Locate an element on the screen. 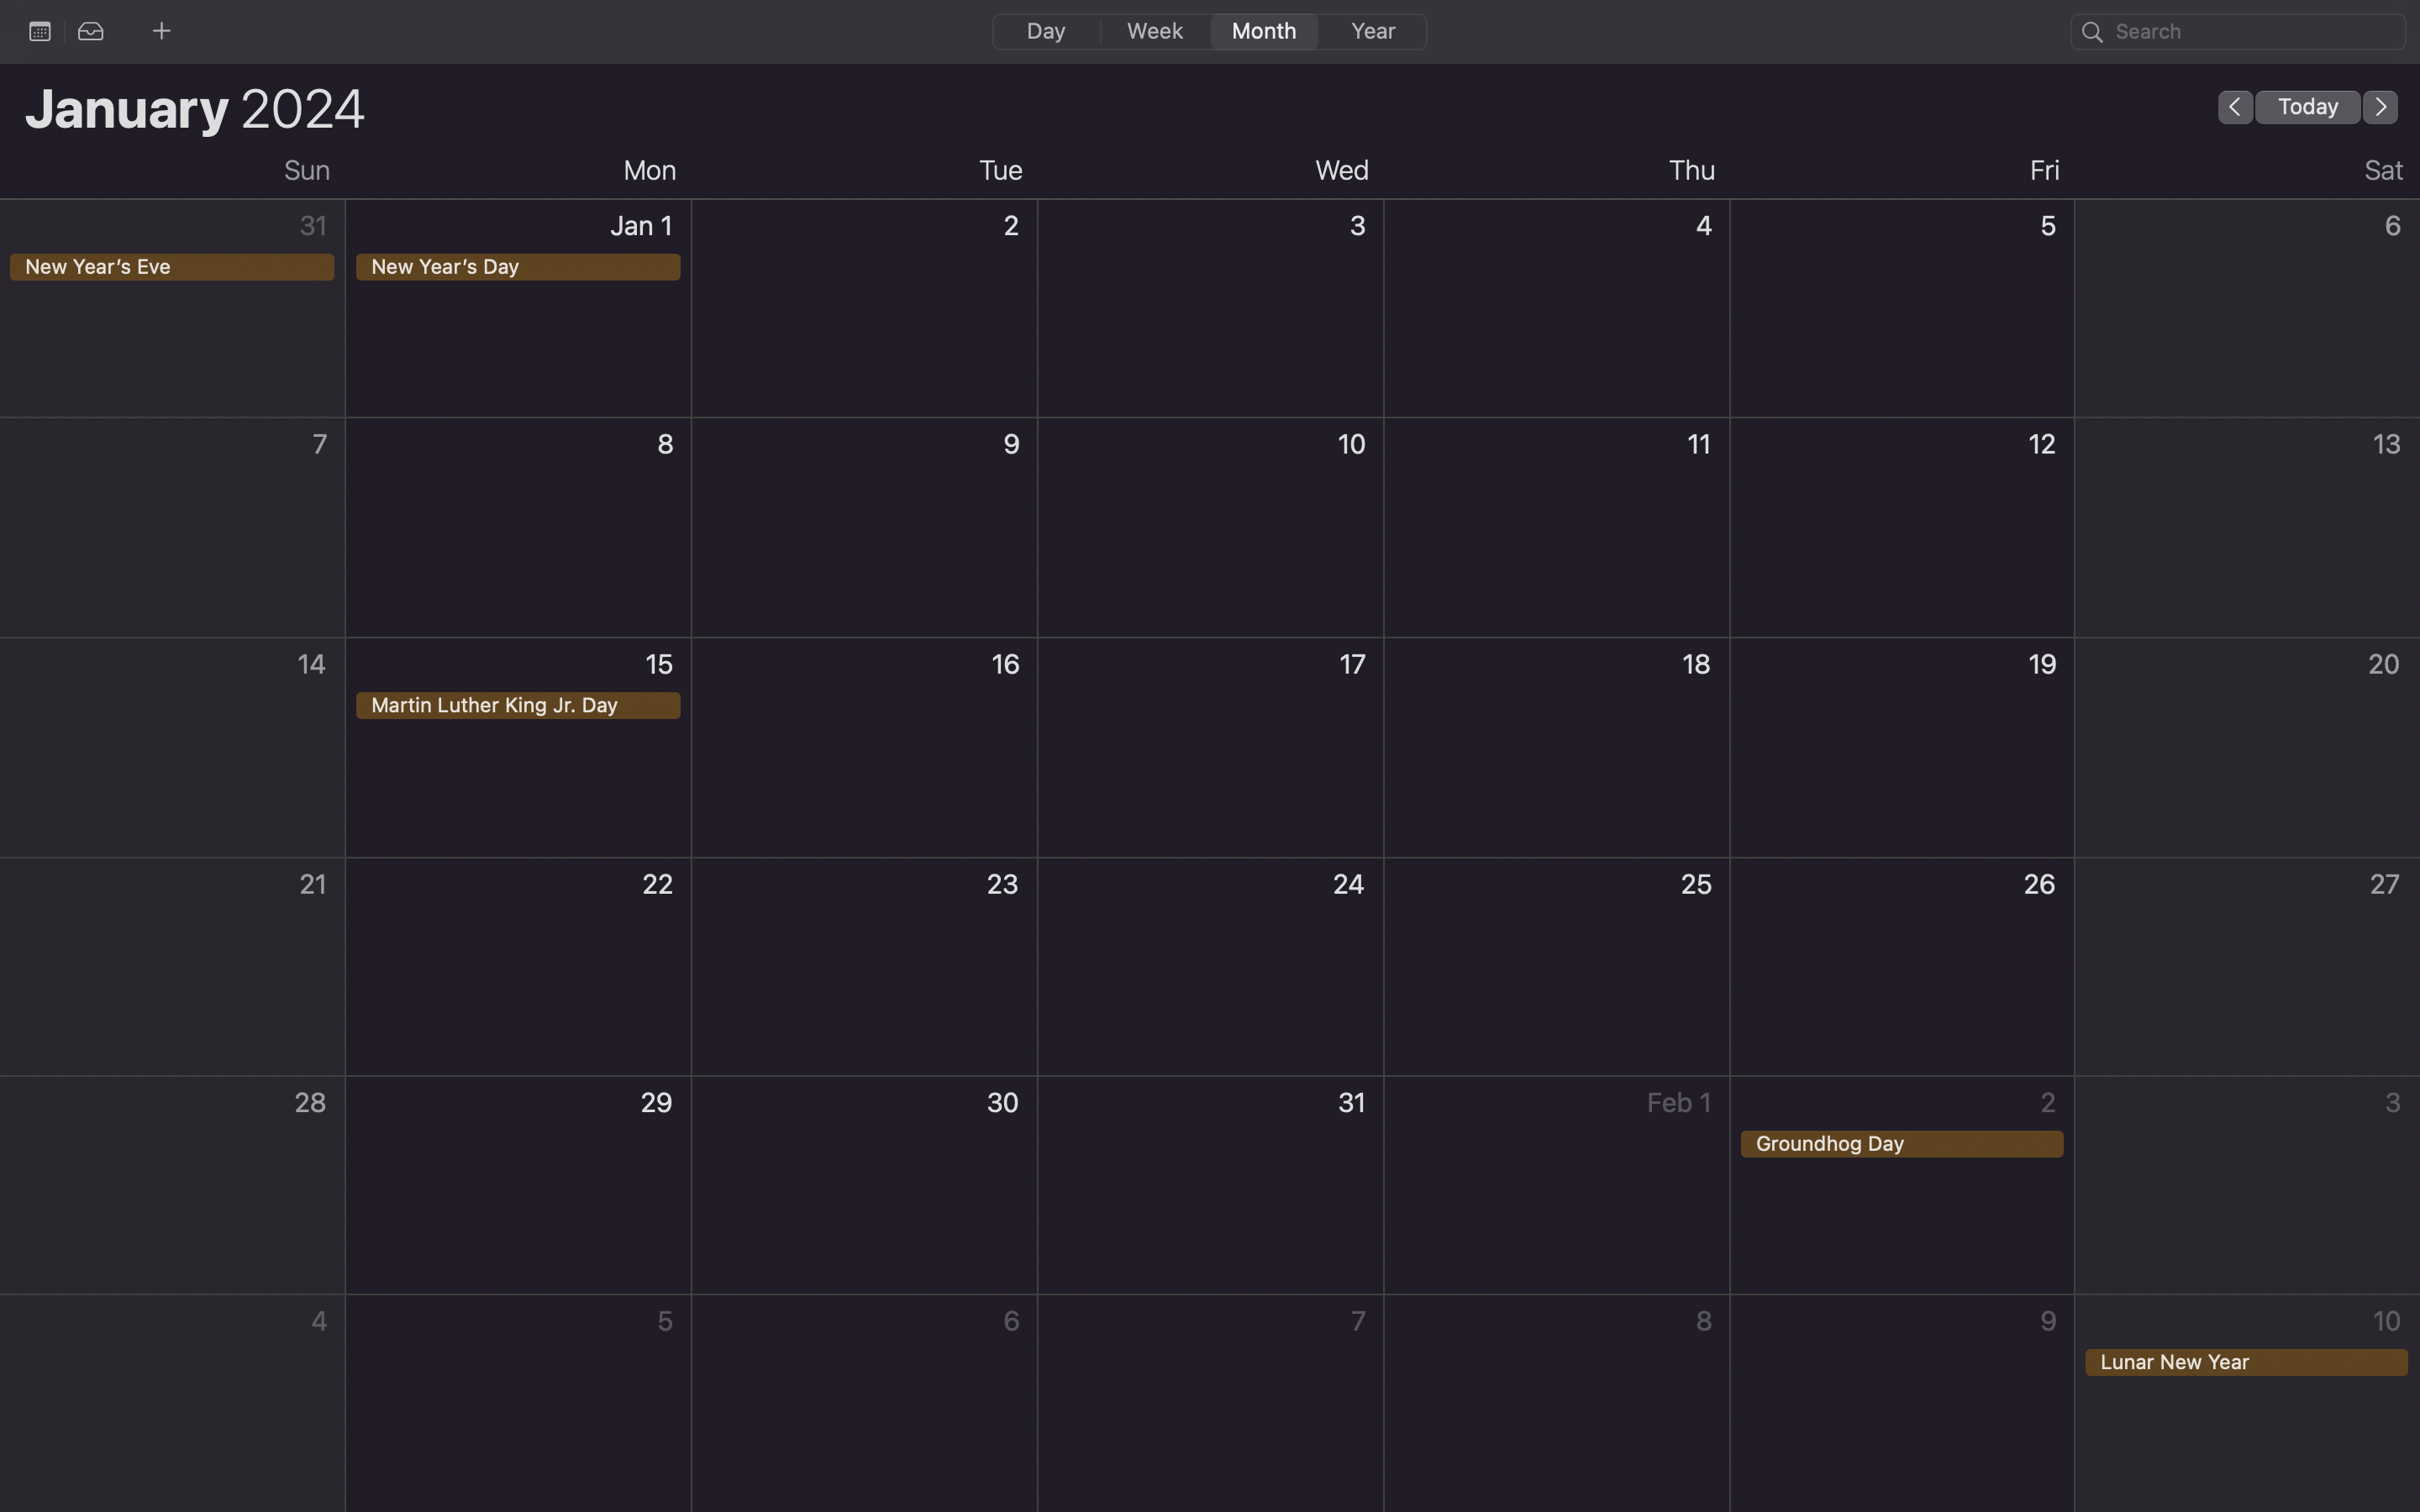 The height and width of the screenshot is (1512, 2420). the function to set up an event on the month"s 30th is located at coordinates (865, 1187).